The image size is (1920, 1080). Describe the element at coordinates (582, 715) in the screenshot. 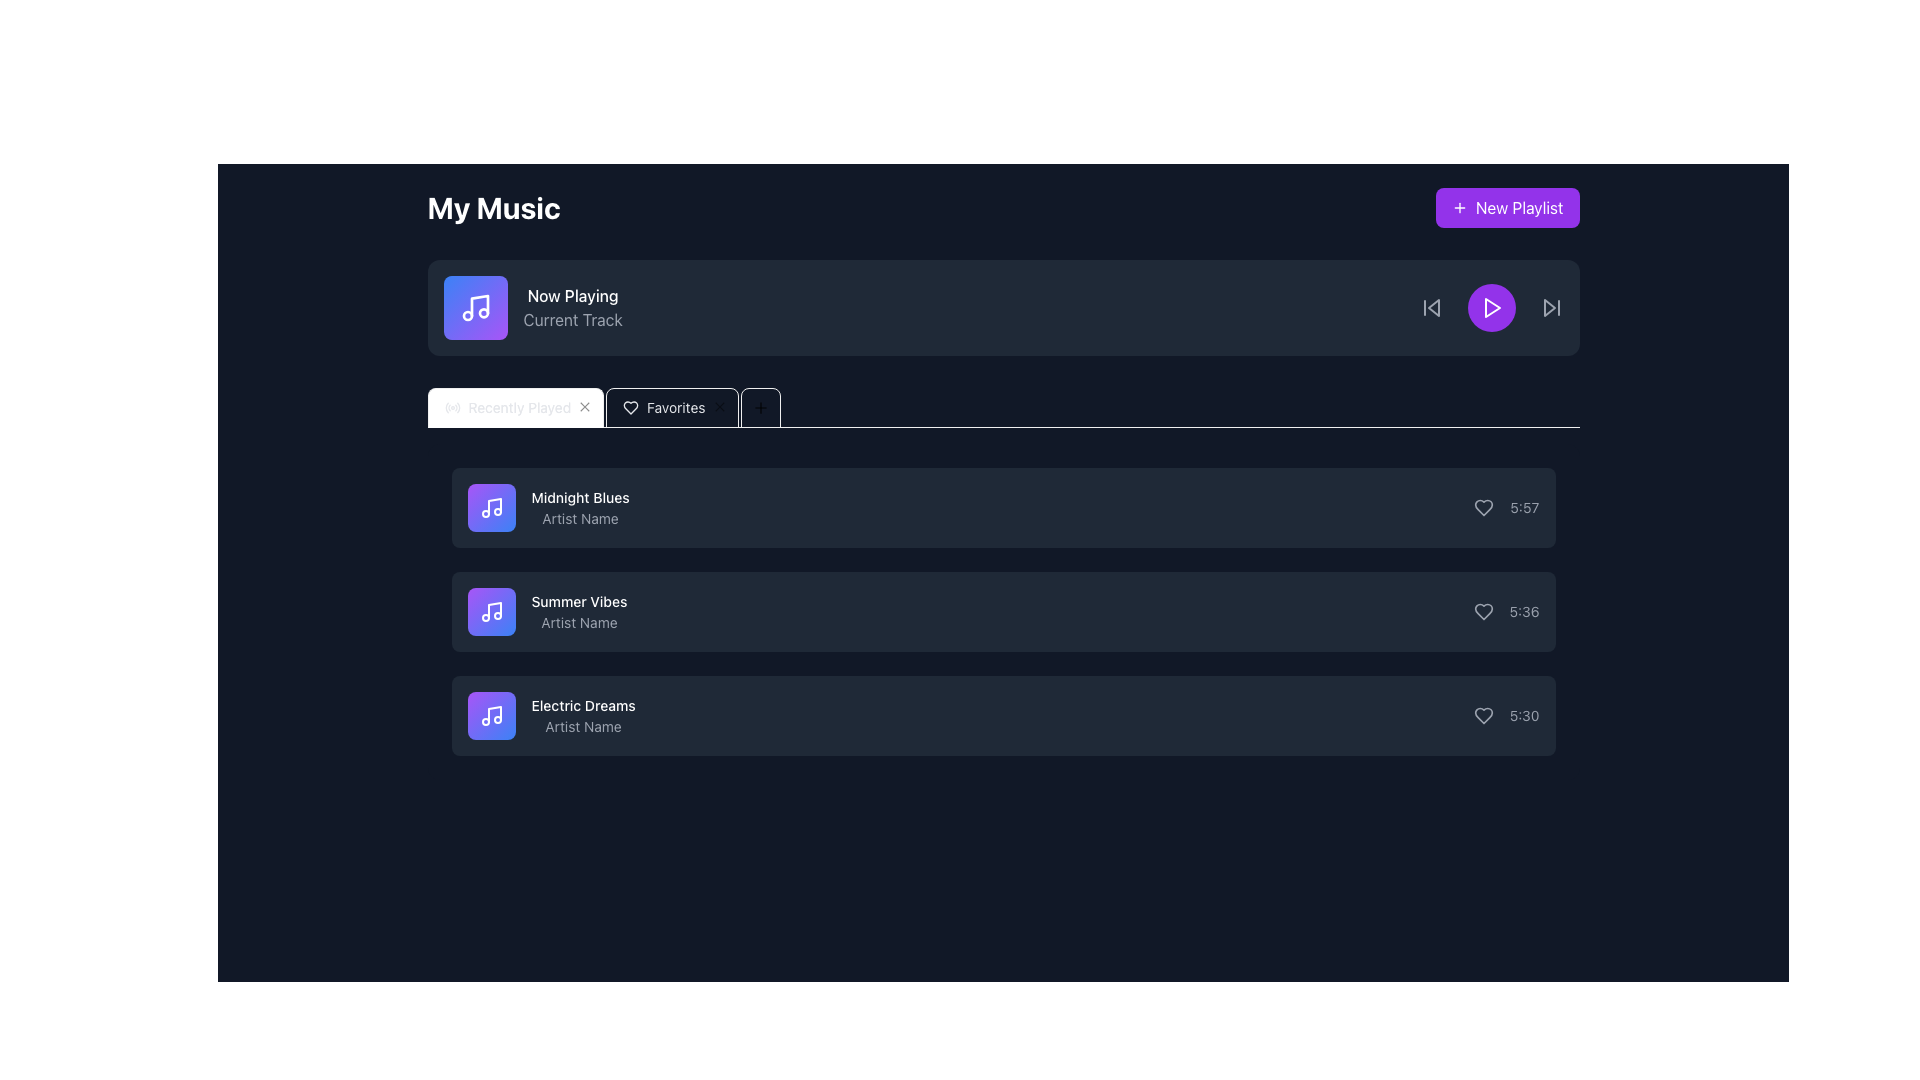

I see `the text descriptor for 'Electric Dreams' in the playlist entry` at that location.